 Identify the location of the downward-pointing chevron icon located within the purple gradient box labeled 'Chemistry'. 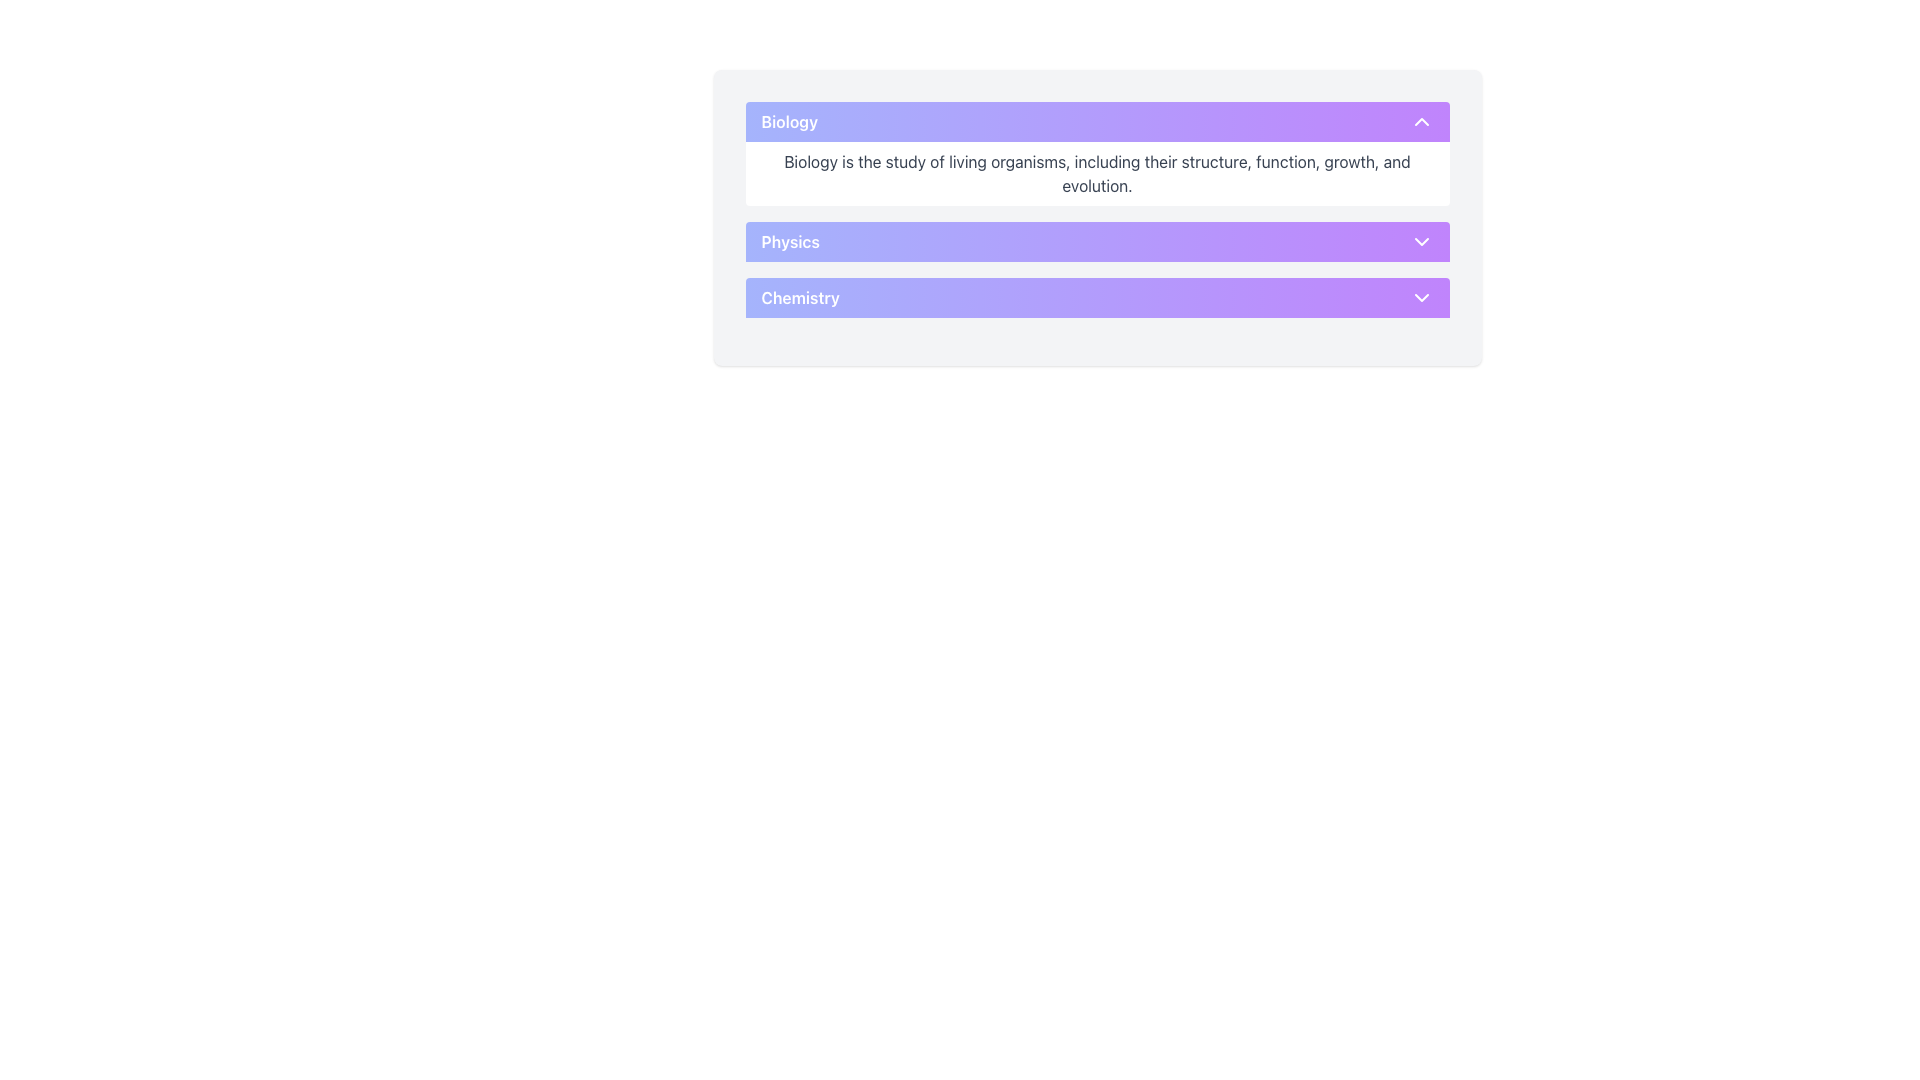
(1420, 297).